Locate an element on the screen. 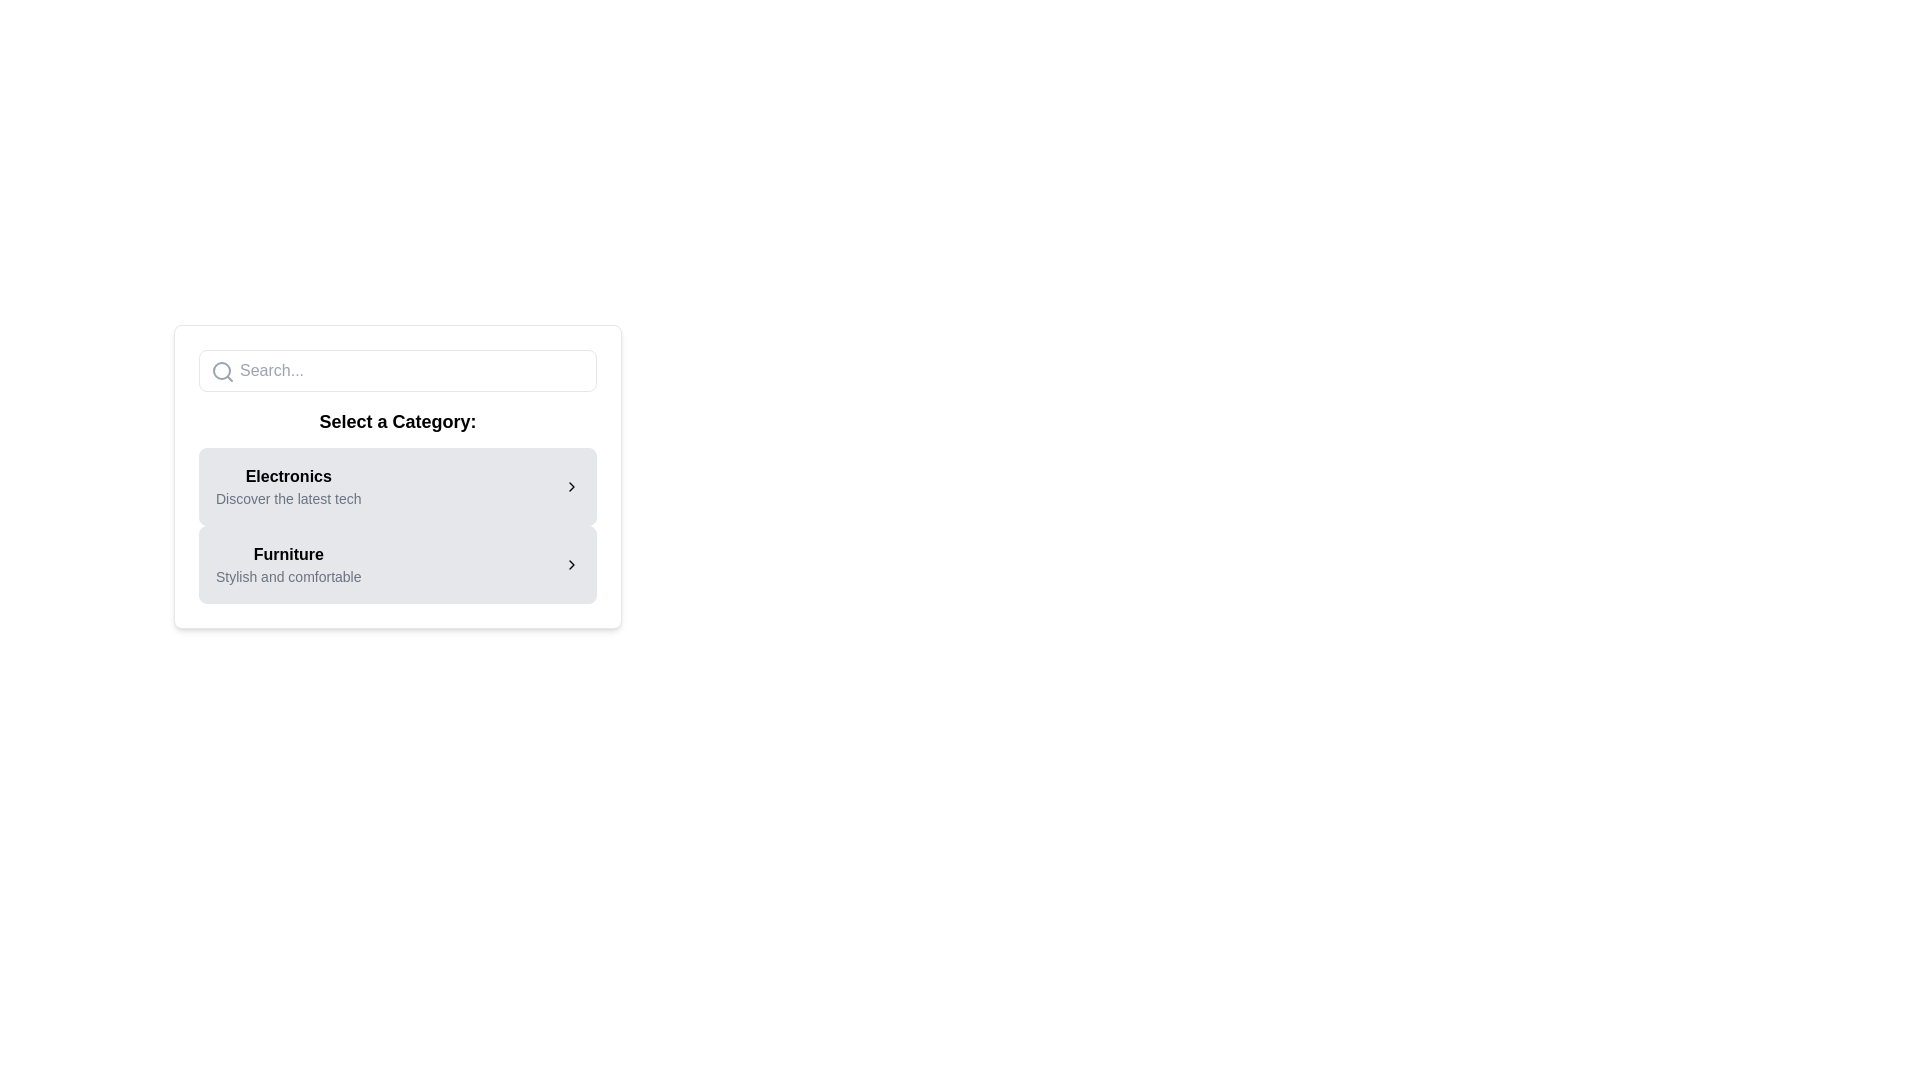  descriptions of the selectable categories in the List below the 'Select a Category:' title, specifically focusing on 'Electronics' and 'Furniture' is located at coordinates (398, 524).